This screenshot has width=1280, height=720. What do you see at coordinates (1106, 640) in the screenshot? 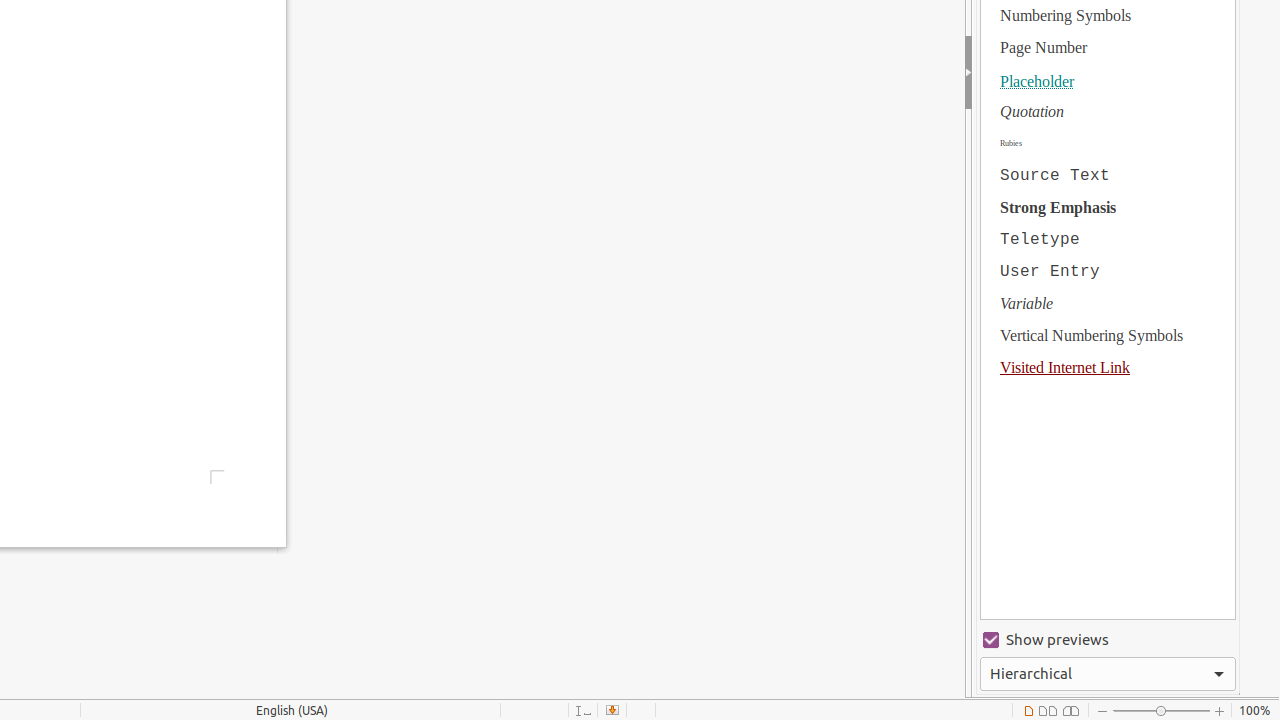
I see `'Show previews'` at bounding box center [1106, 640].